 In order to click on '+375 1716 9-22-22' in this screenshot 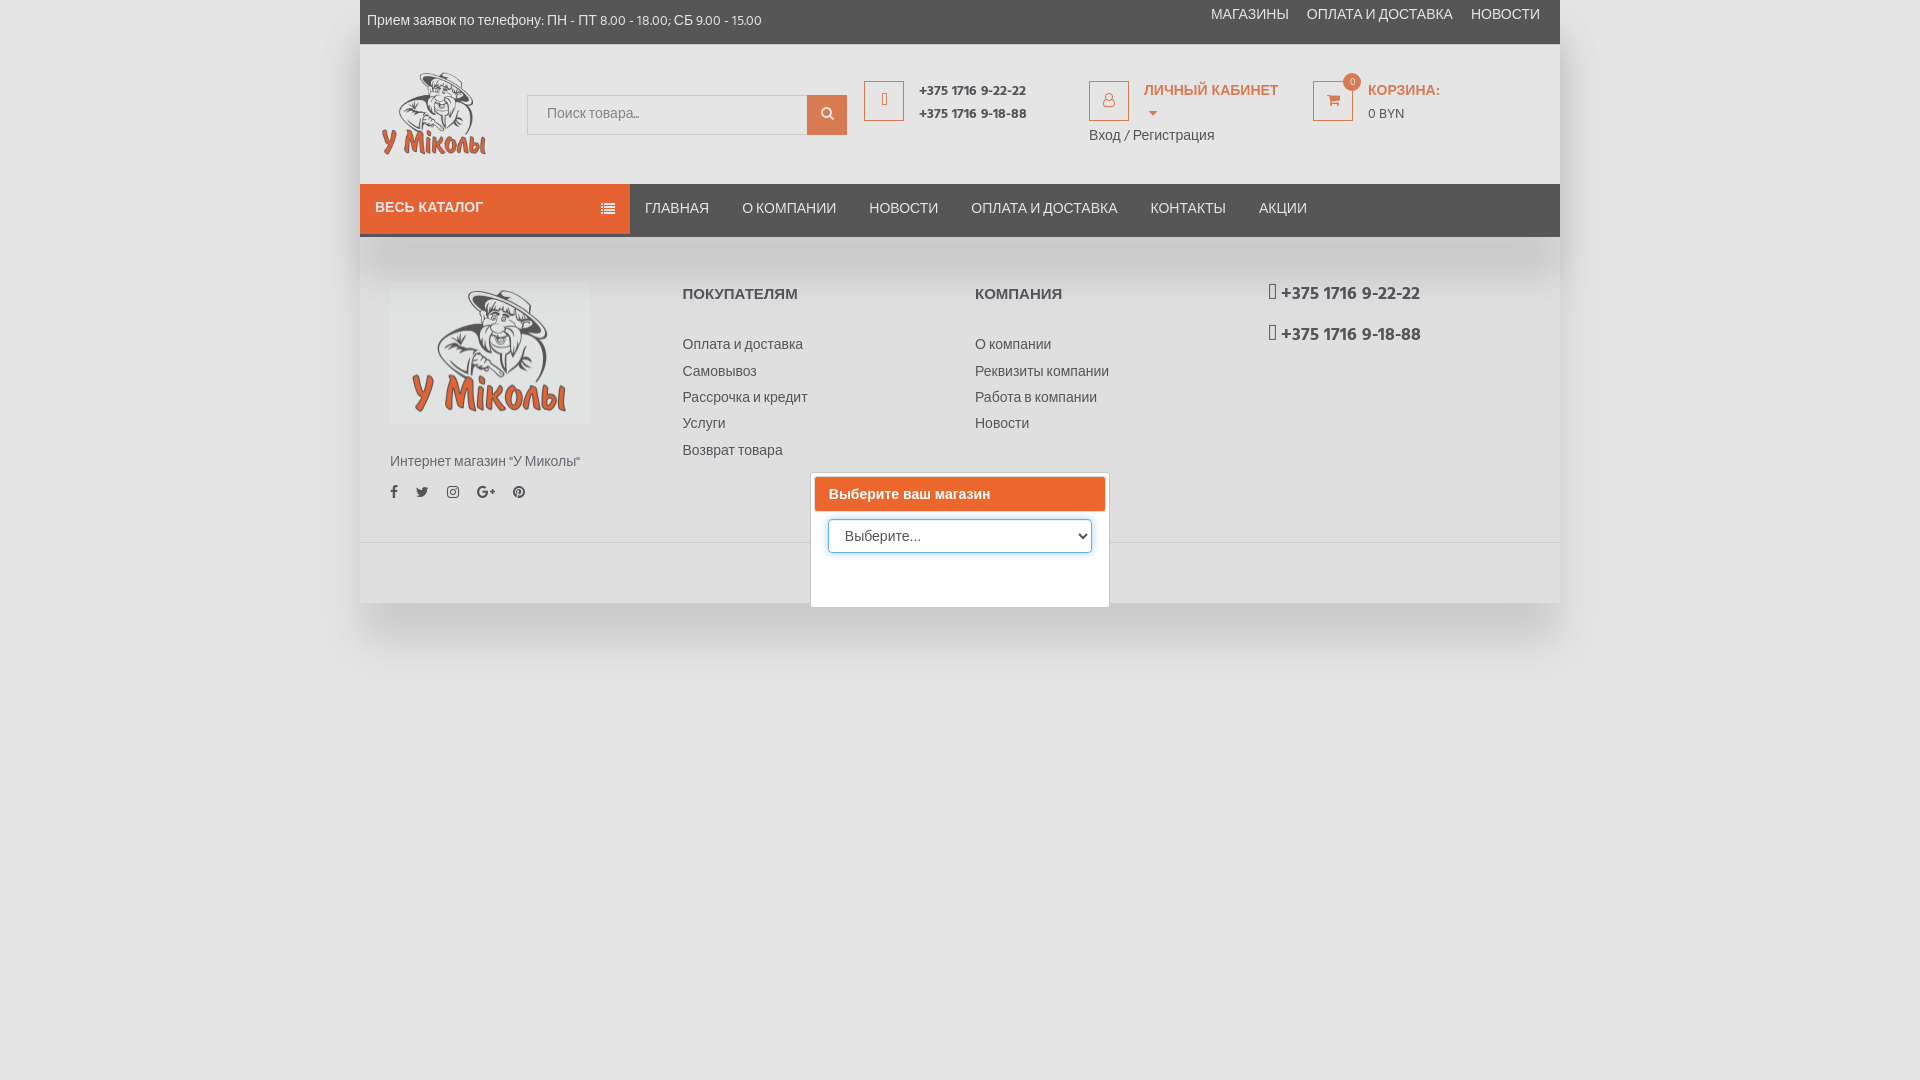, I will do `click(1349, 294)`.